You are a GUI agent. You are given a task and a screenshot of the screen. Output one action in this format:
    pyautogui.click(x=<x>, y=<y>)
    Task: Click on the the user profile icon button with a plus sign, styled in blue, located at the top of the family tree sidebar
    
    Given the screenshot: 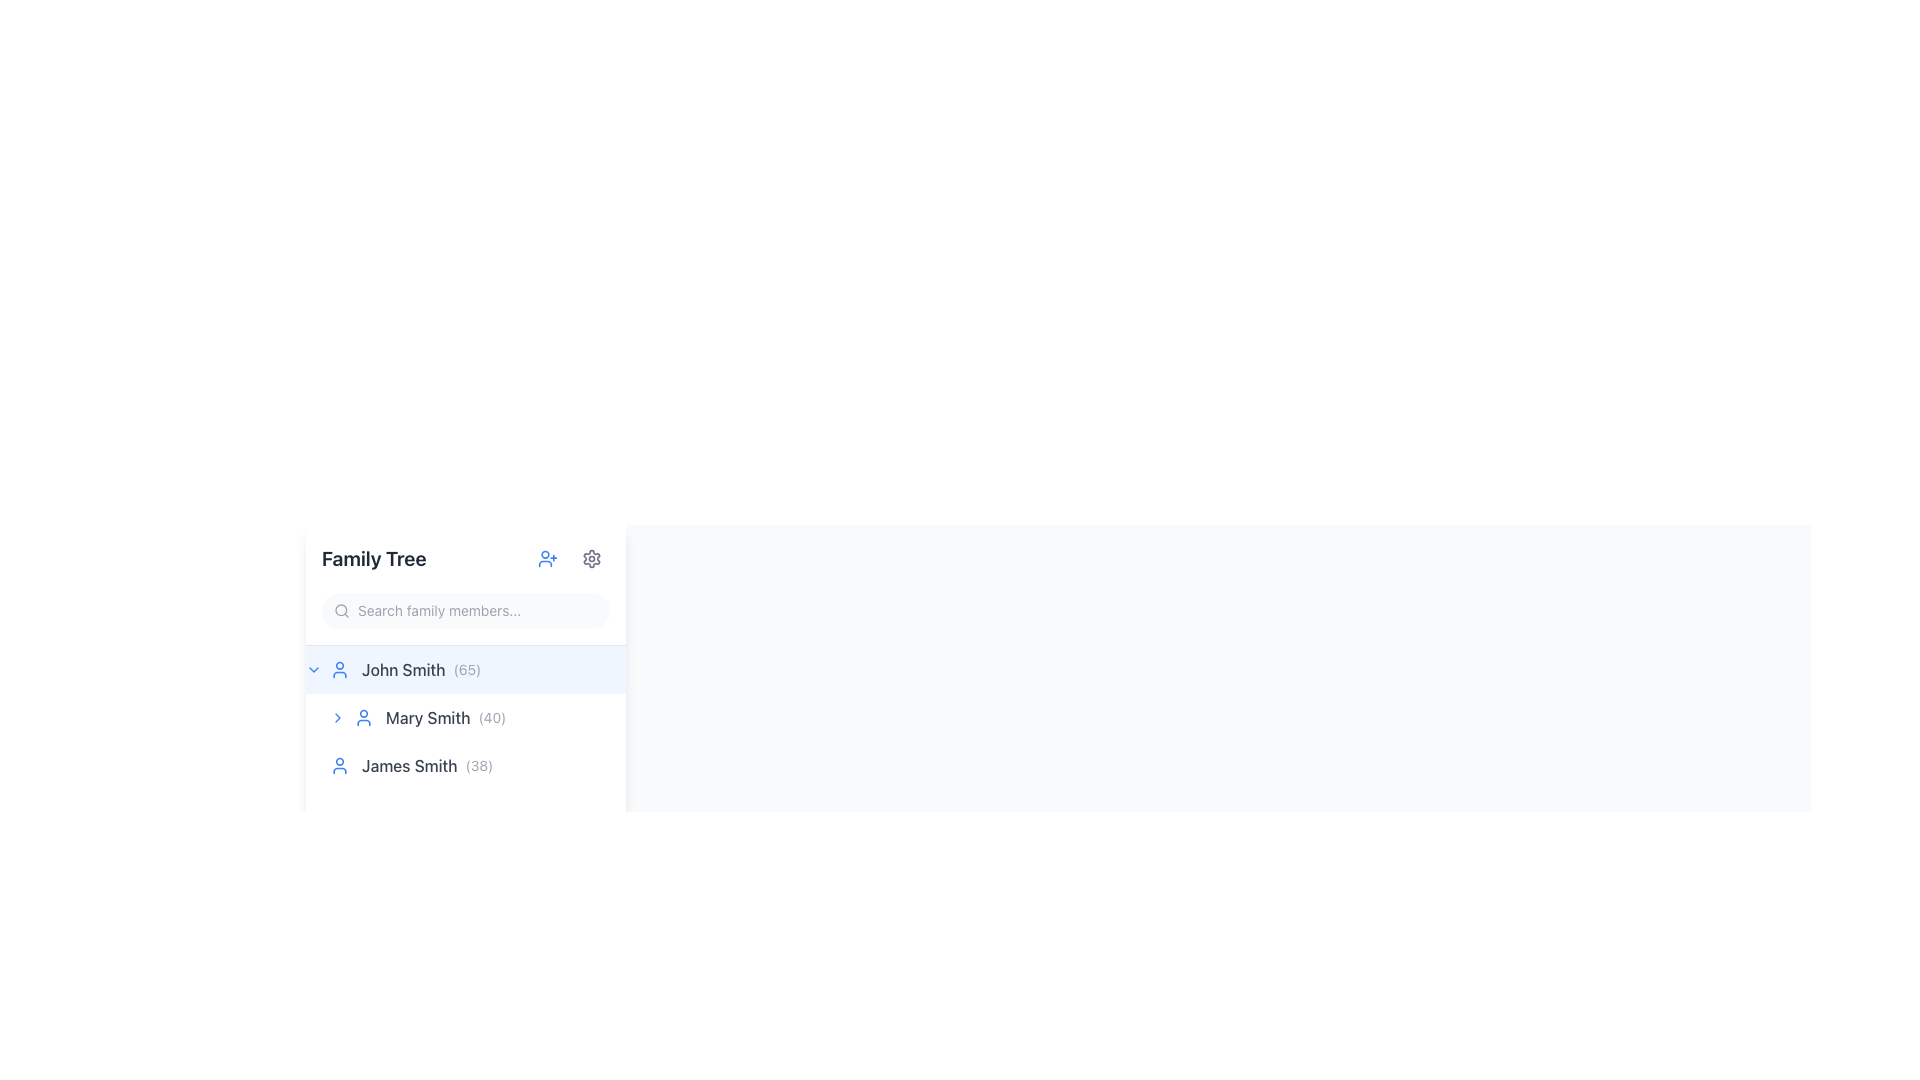 What is the action you would take?
    pyautogui.click(x=547, y=559)
    